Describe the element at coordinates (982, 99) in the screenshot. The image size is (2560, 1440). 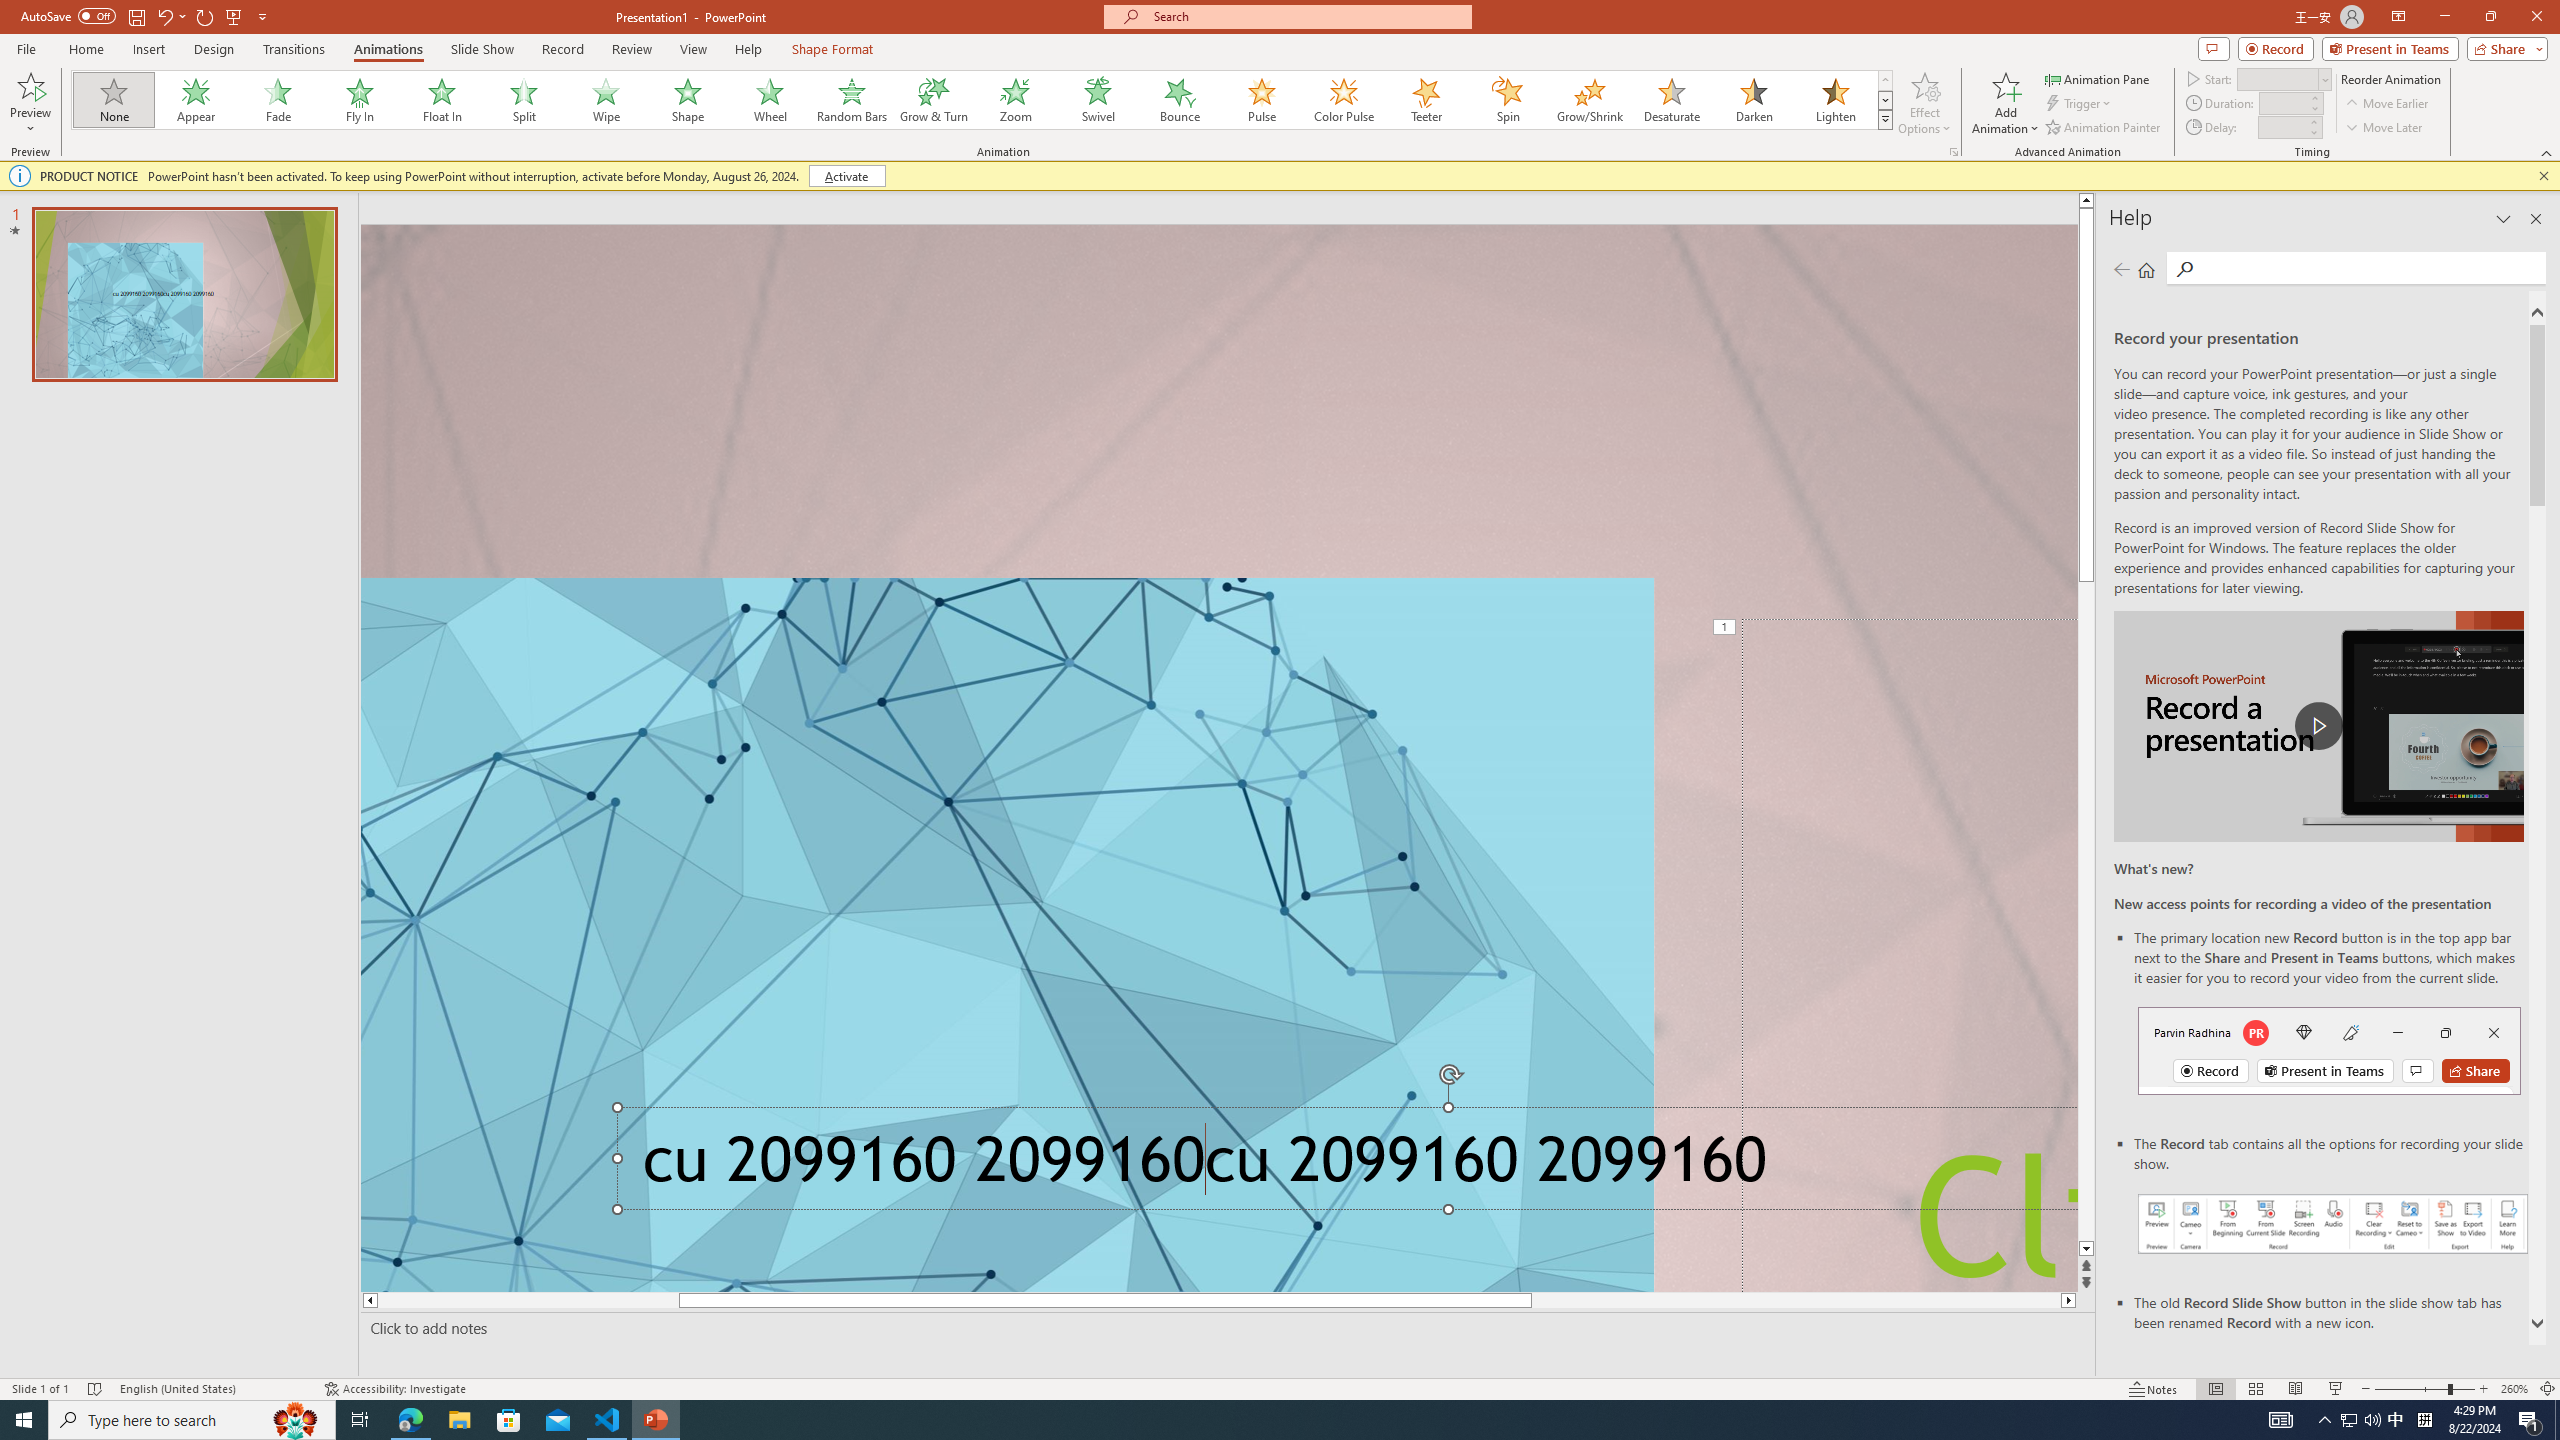
I see `'AutomationID: AnimationGallery'` at that location.